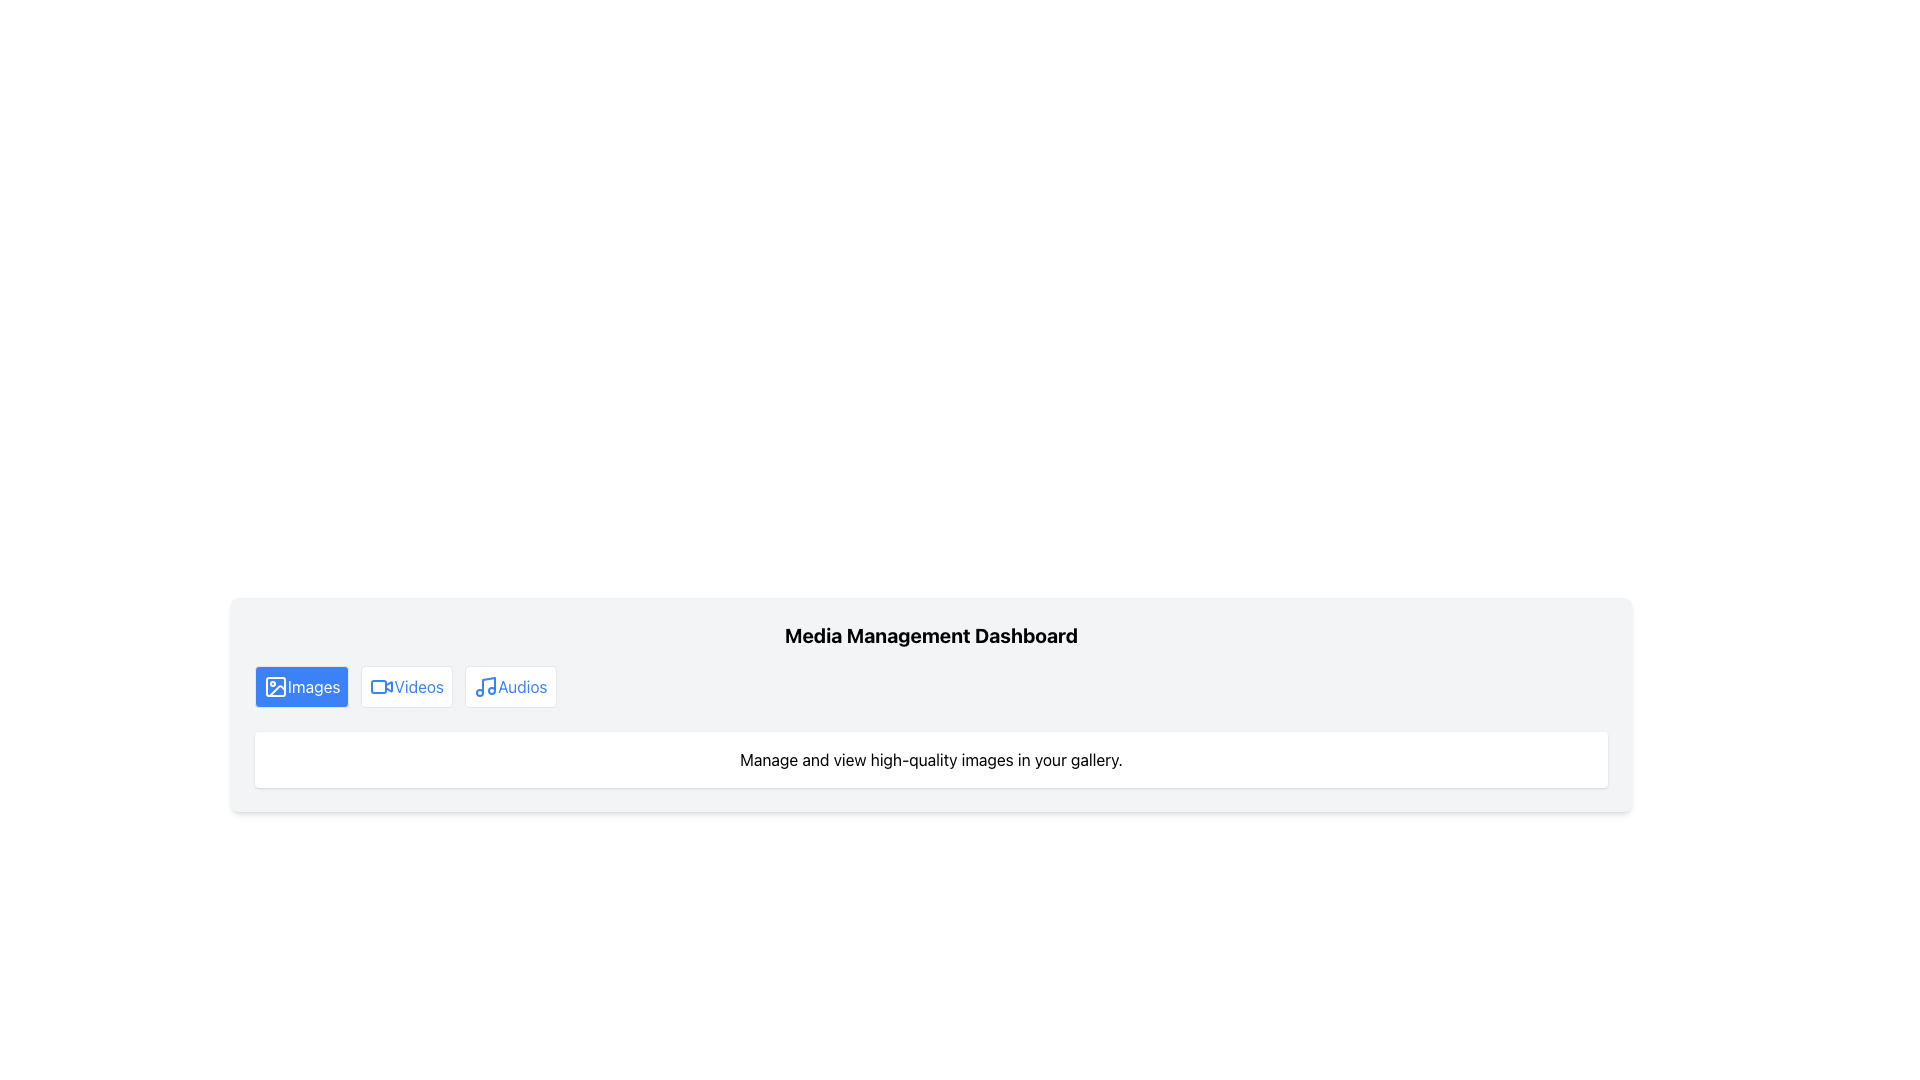 The height and width of the screenshot is (1080, 1920). Describe the element at coordinates (274, 685) in the screenshot. I see `the 'Images' button, which is the leftmost button in a horizontal group` at that location.